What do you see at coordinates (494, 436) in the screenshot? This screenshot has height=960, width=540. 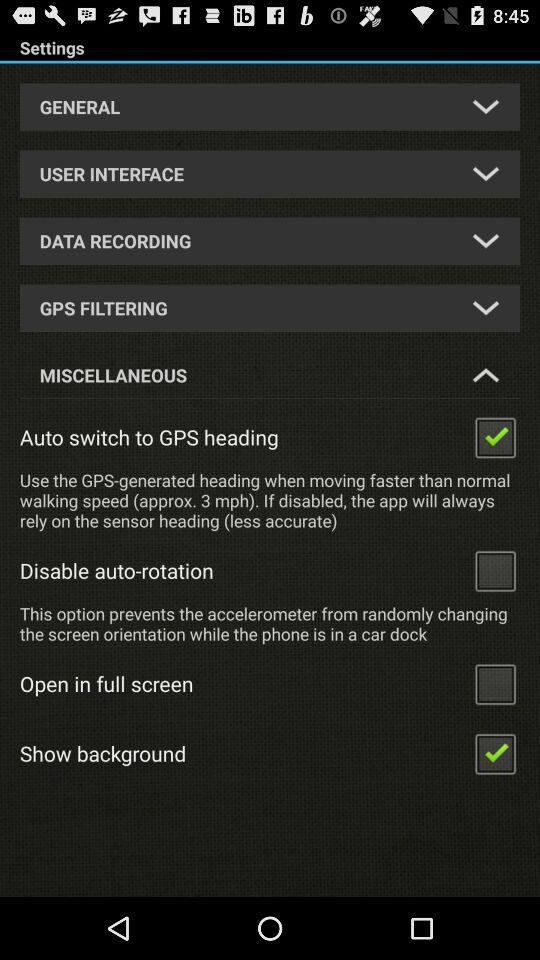 I see `option` at bounding box center [494, 436].